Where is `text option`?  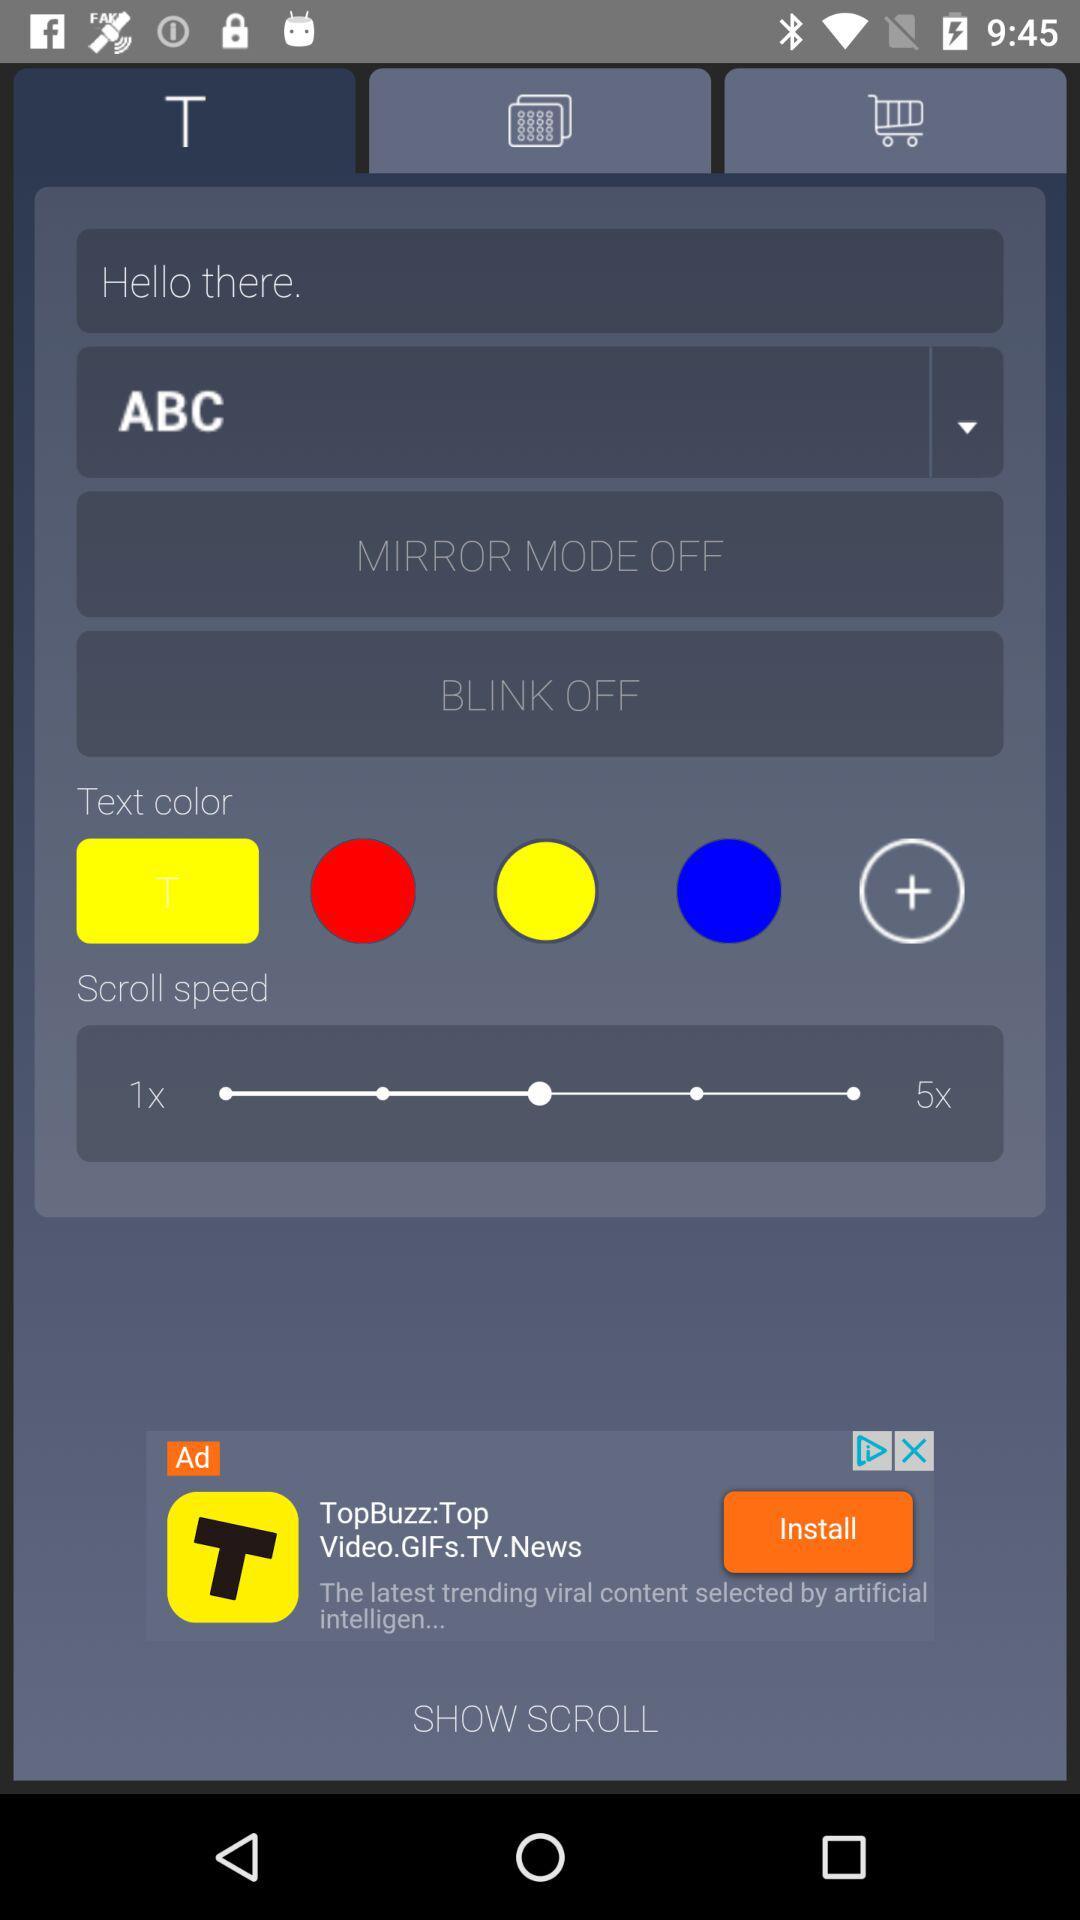 text option is located at coordinates (184, 119).